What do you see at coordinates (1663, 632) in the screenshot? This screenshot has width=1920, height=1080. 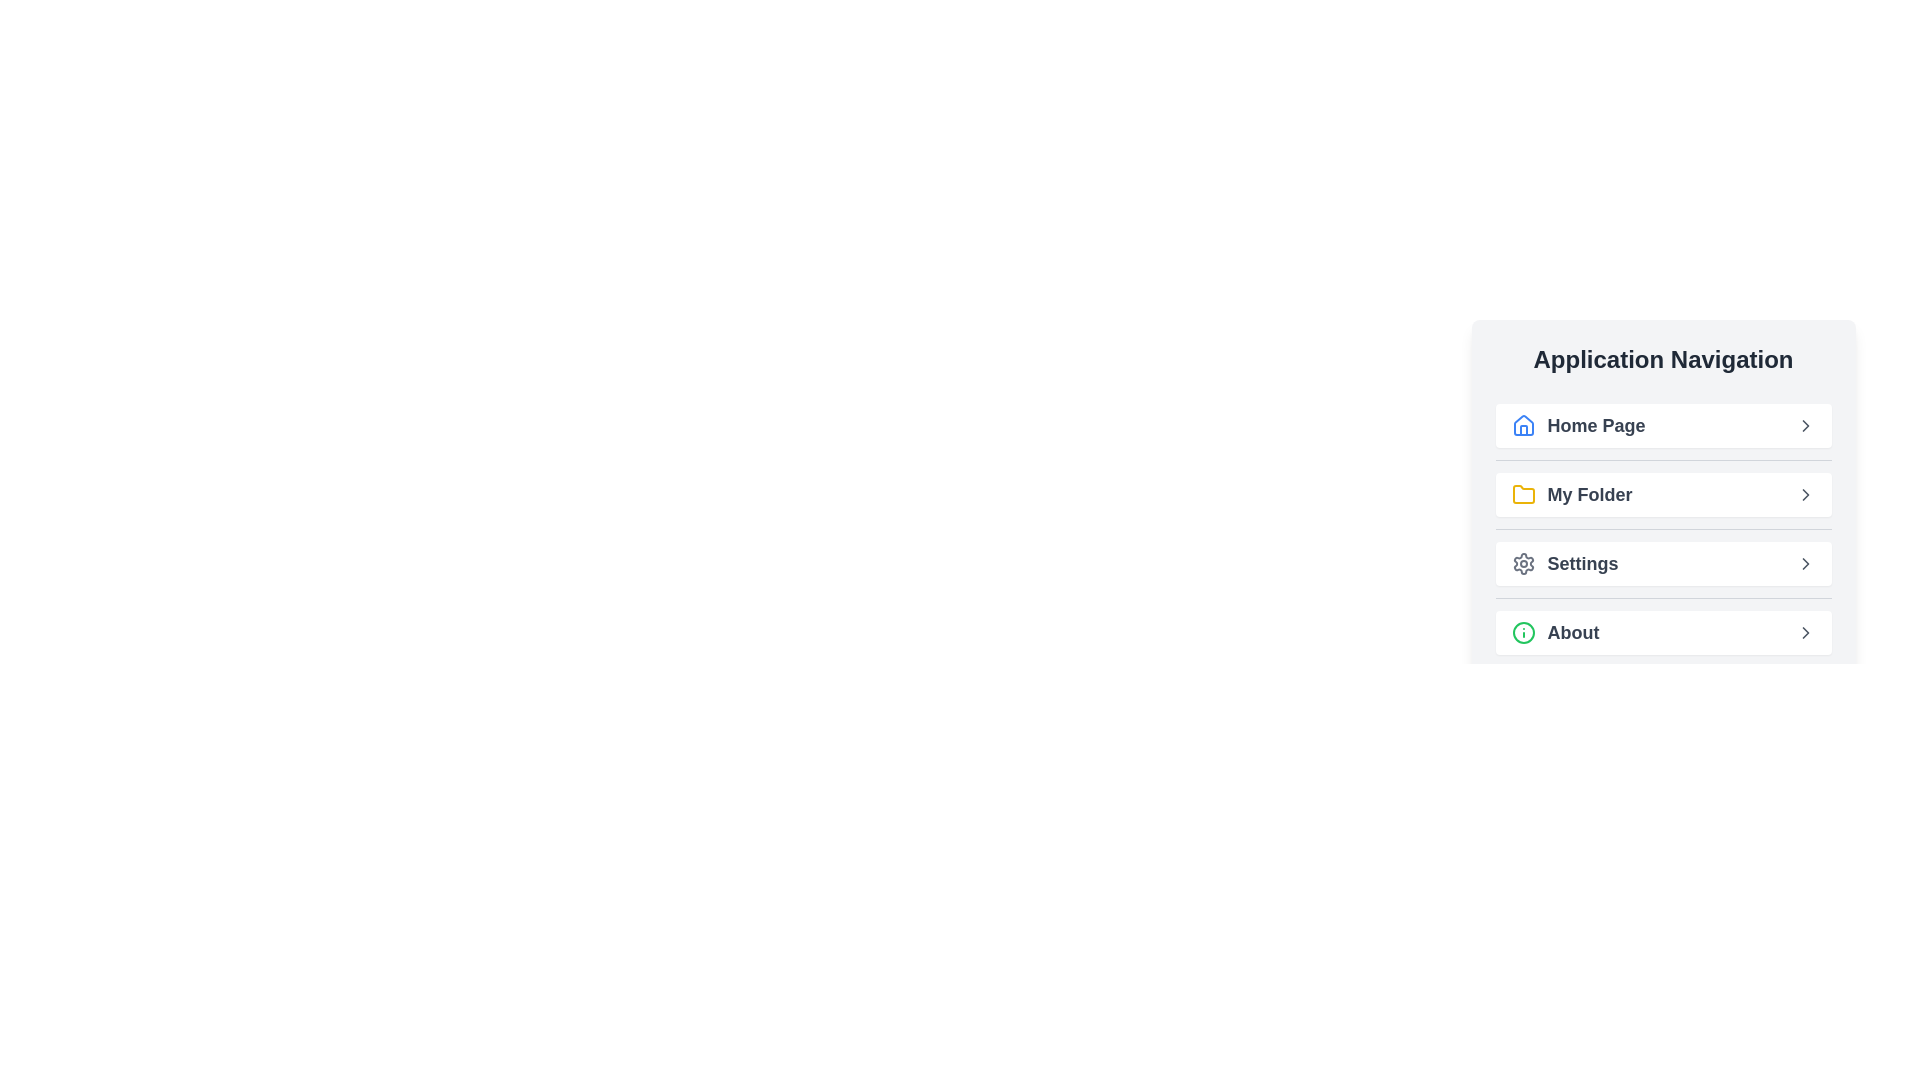 I see `the menu item labeled 'About', which is the fourth item in the vertical navigation menu` at bounding box center [1663, 632].